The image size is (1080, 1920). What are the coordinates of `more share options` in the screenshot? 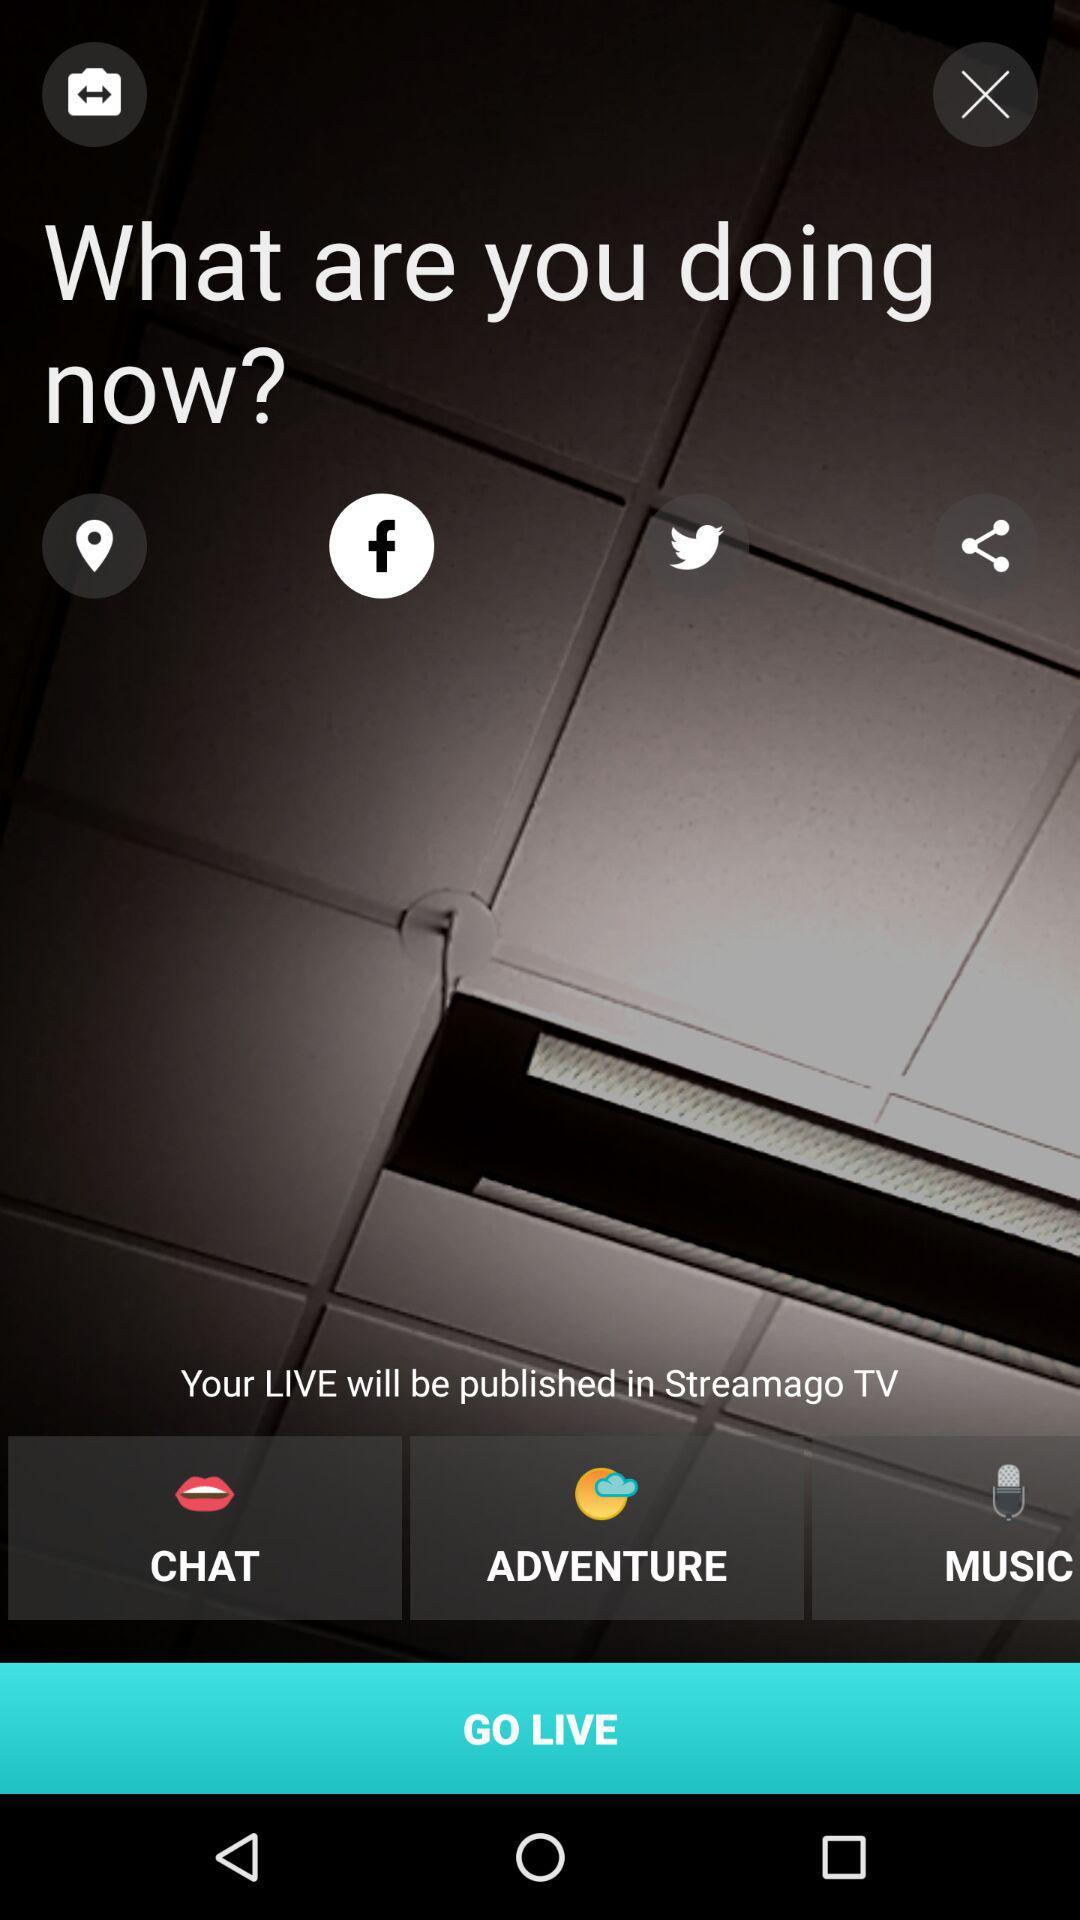 It's located at (984, 546).